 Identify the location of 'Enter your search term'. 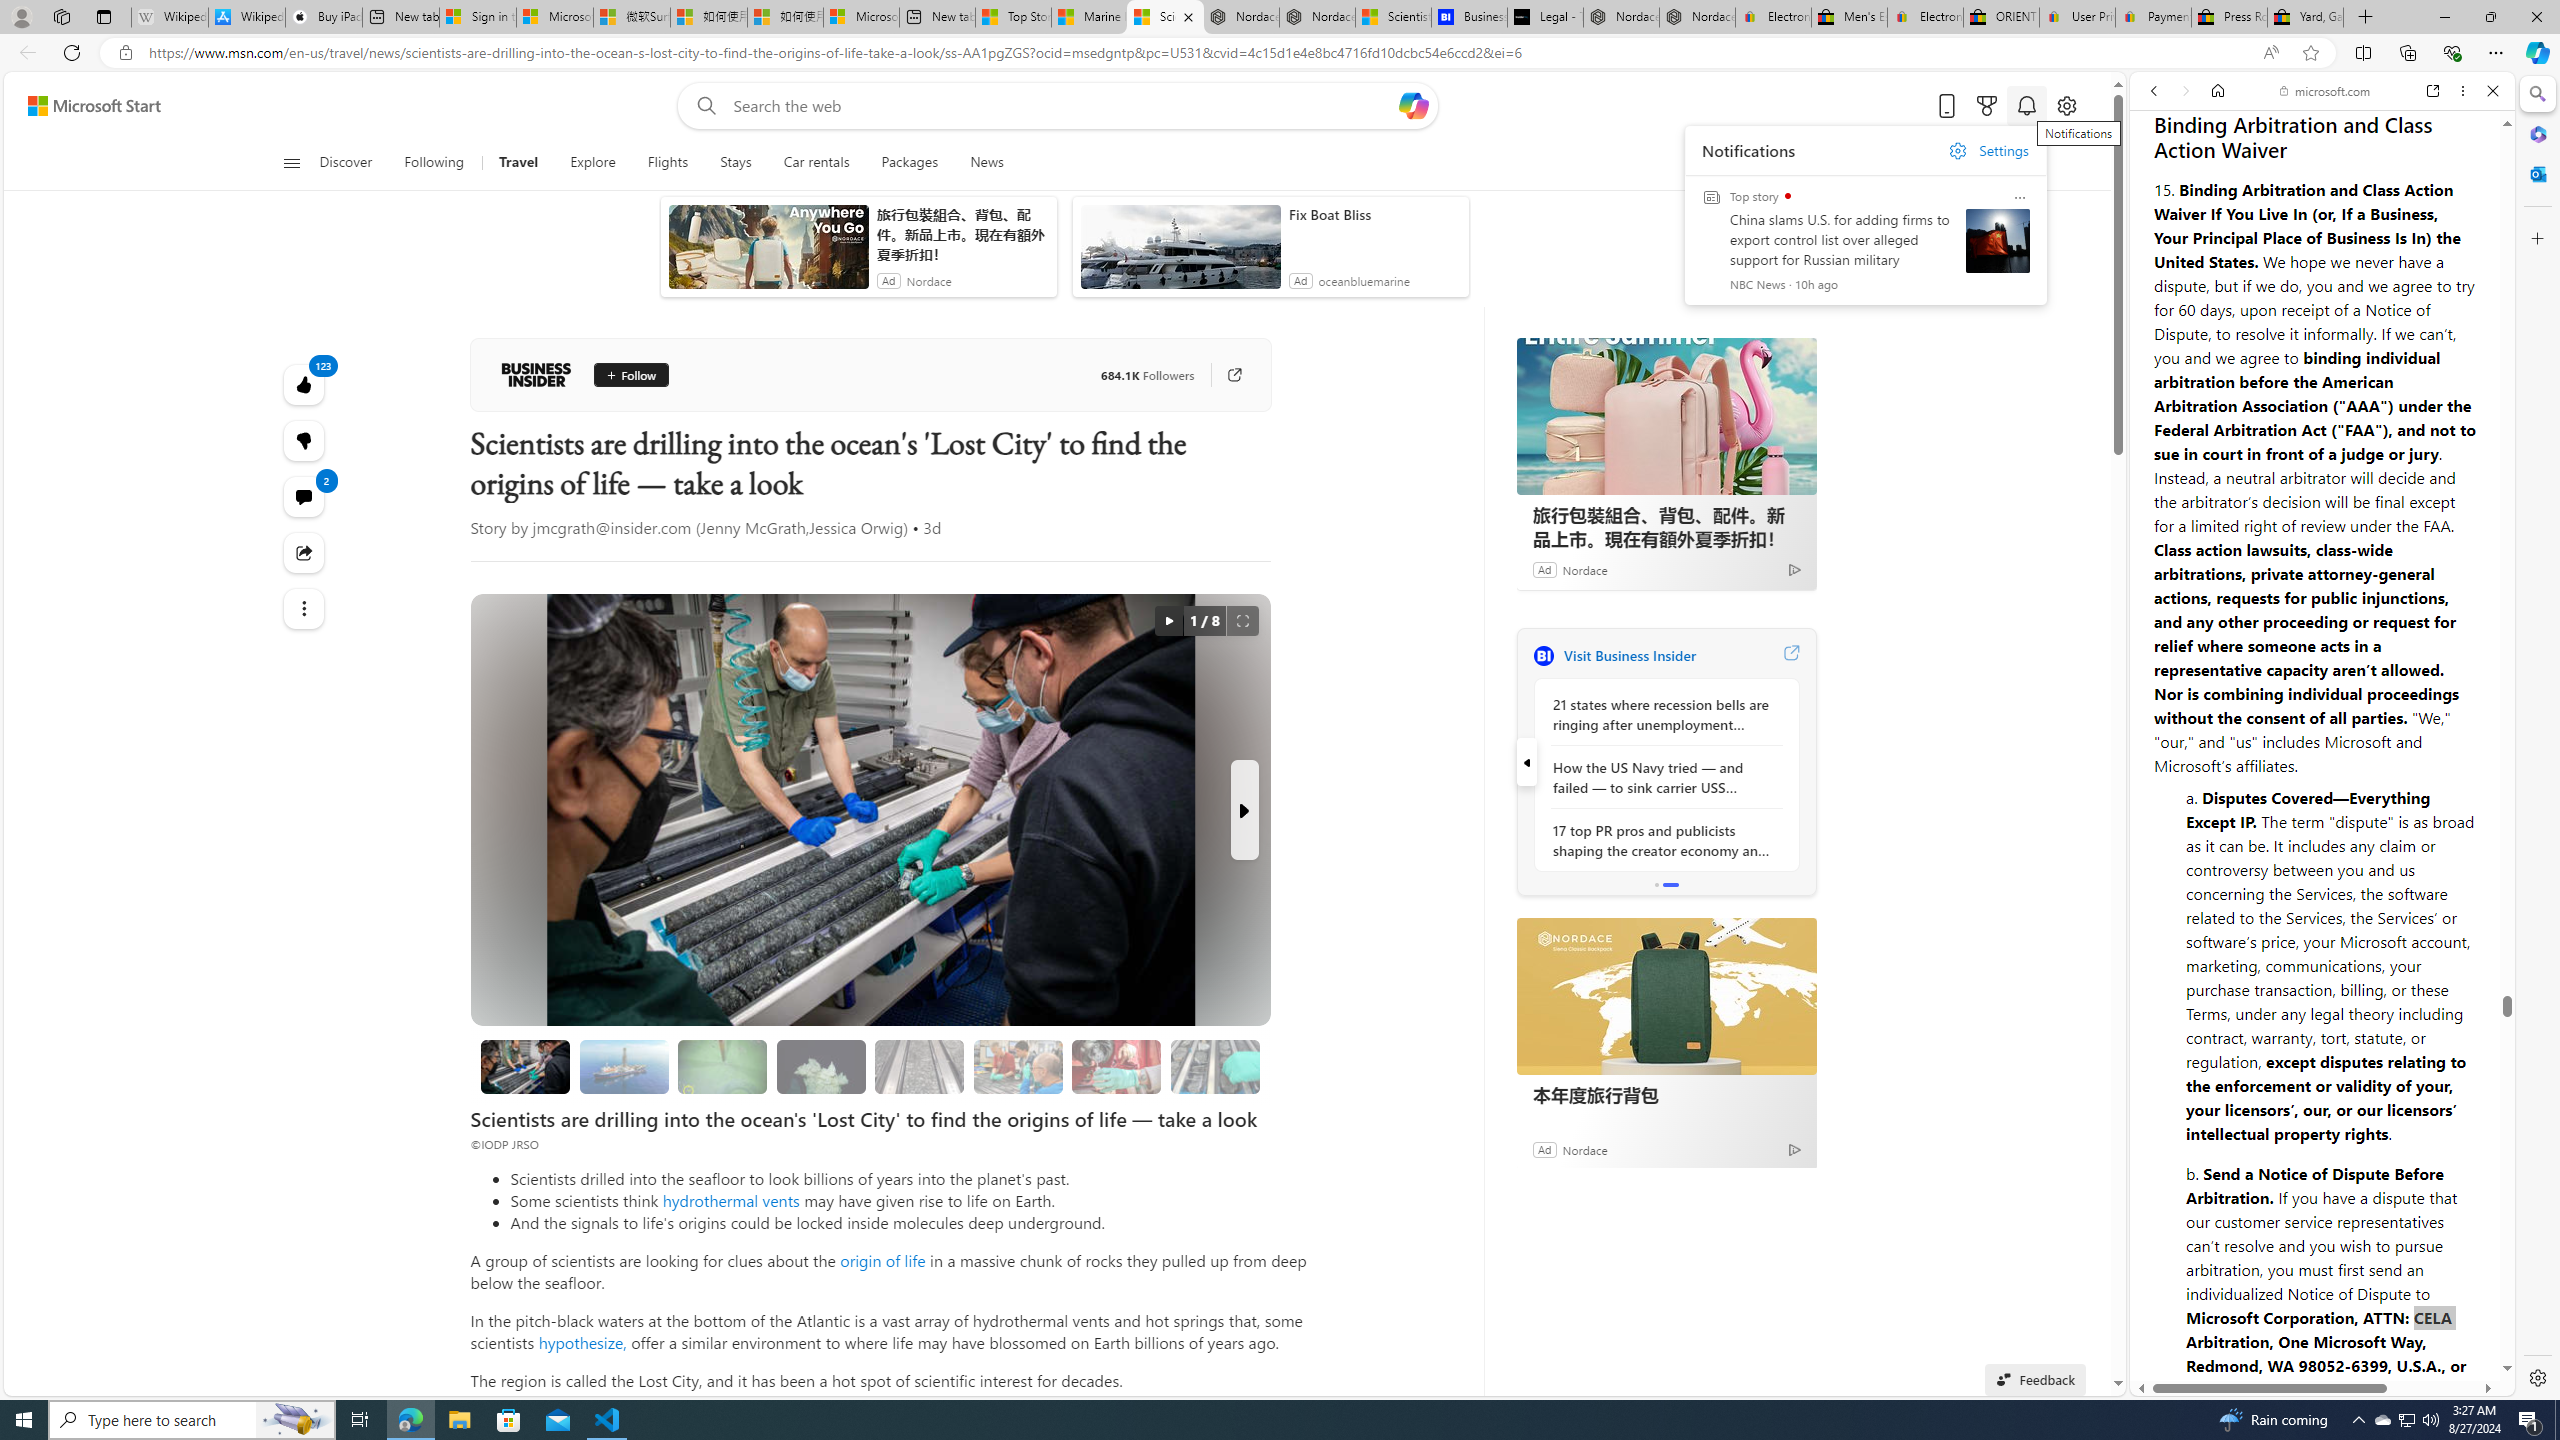
(1061, 104).